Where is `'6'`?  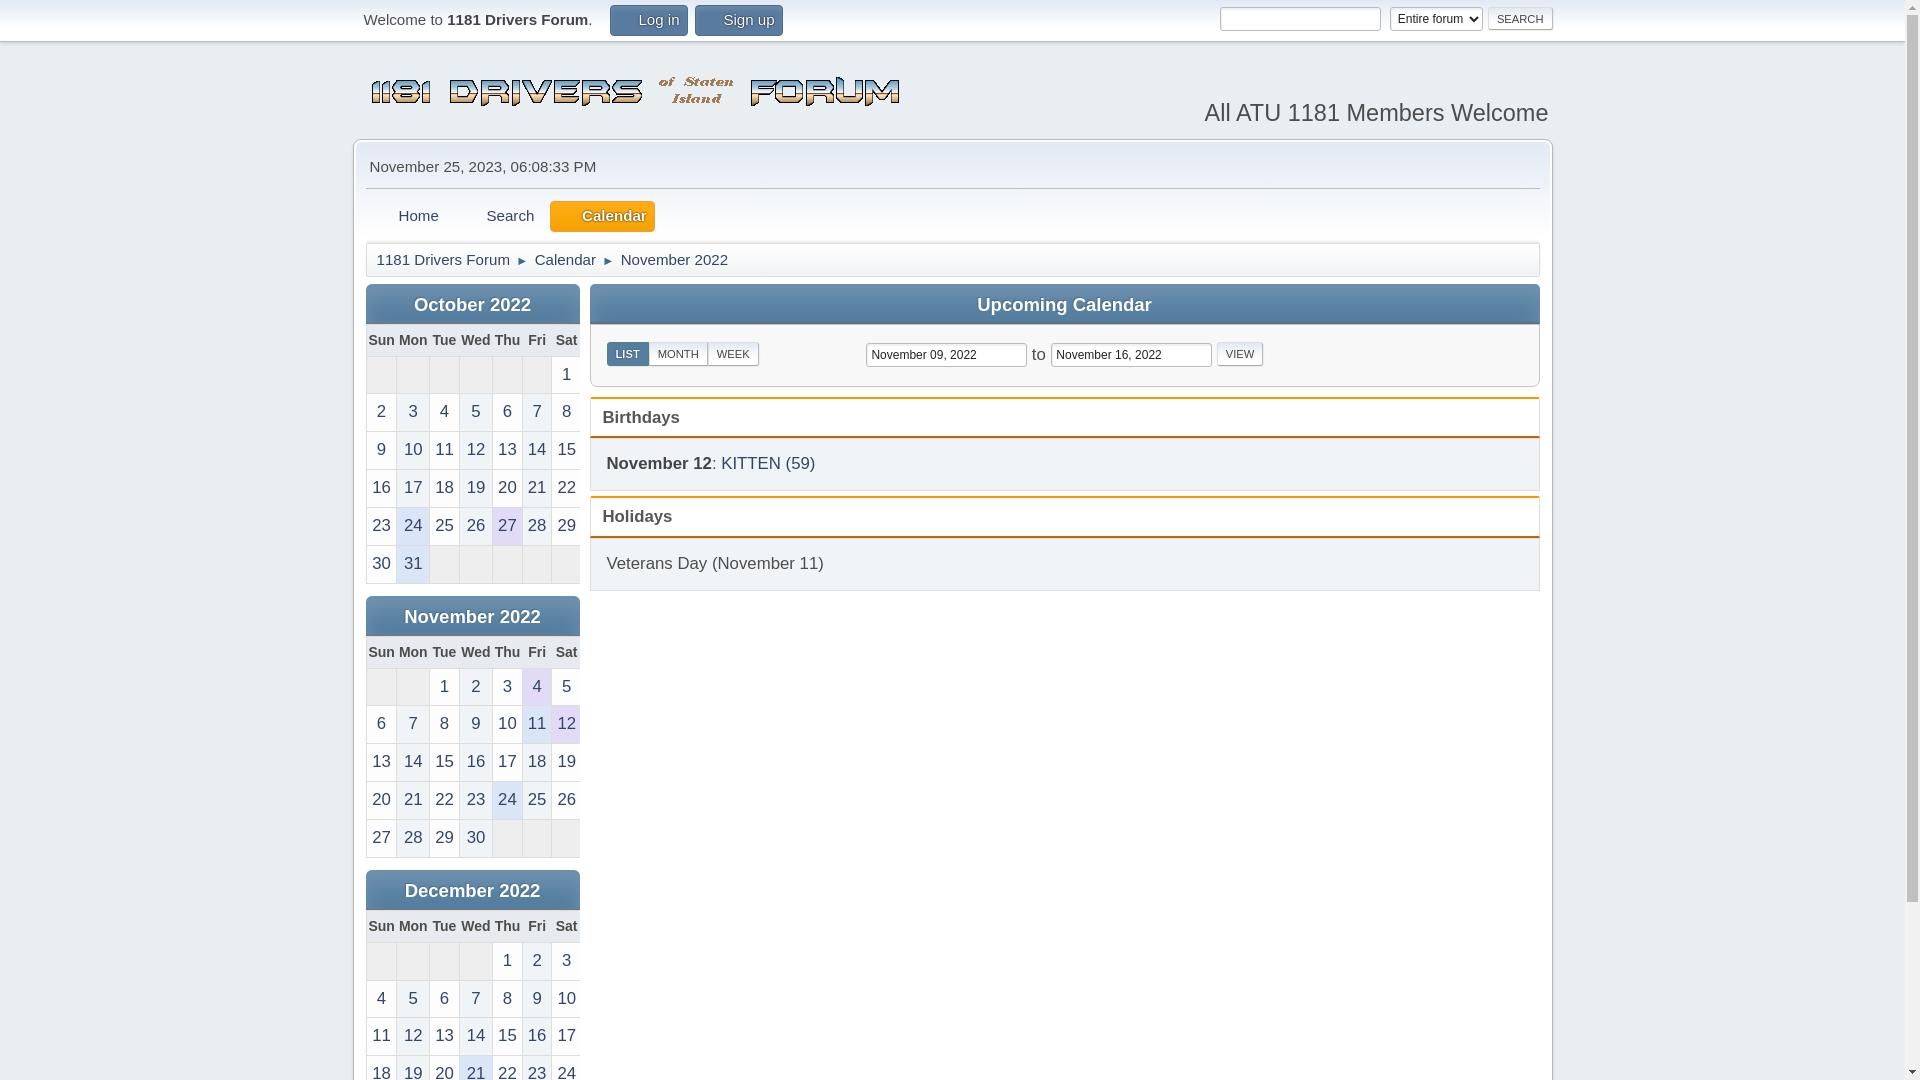
'6' is located at coordinates (380, 724).